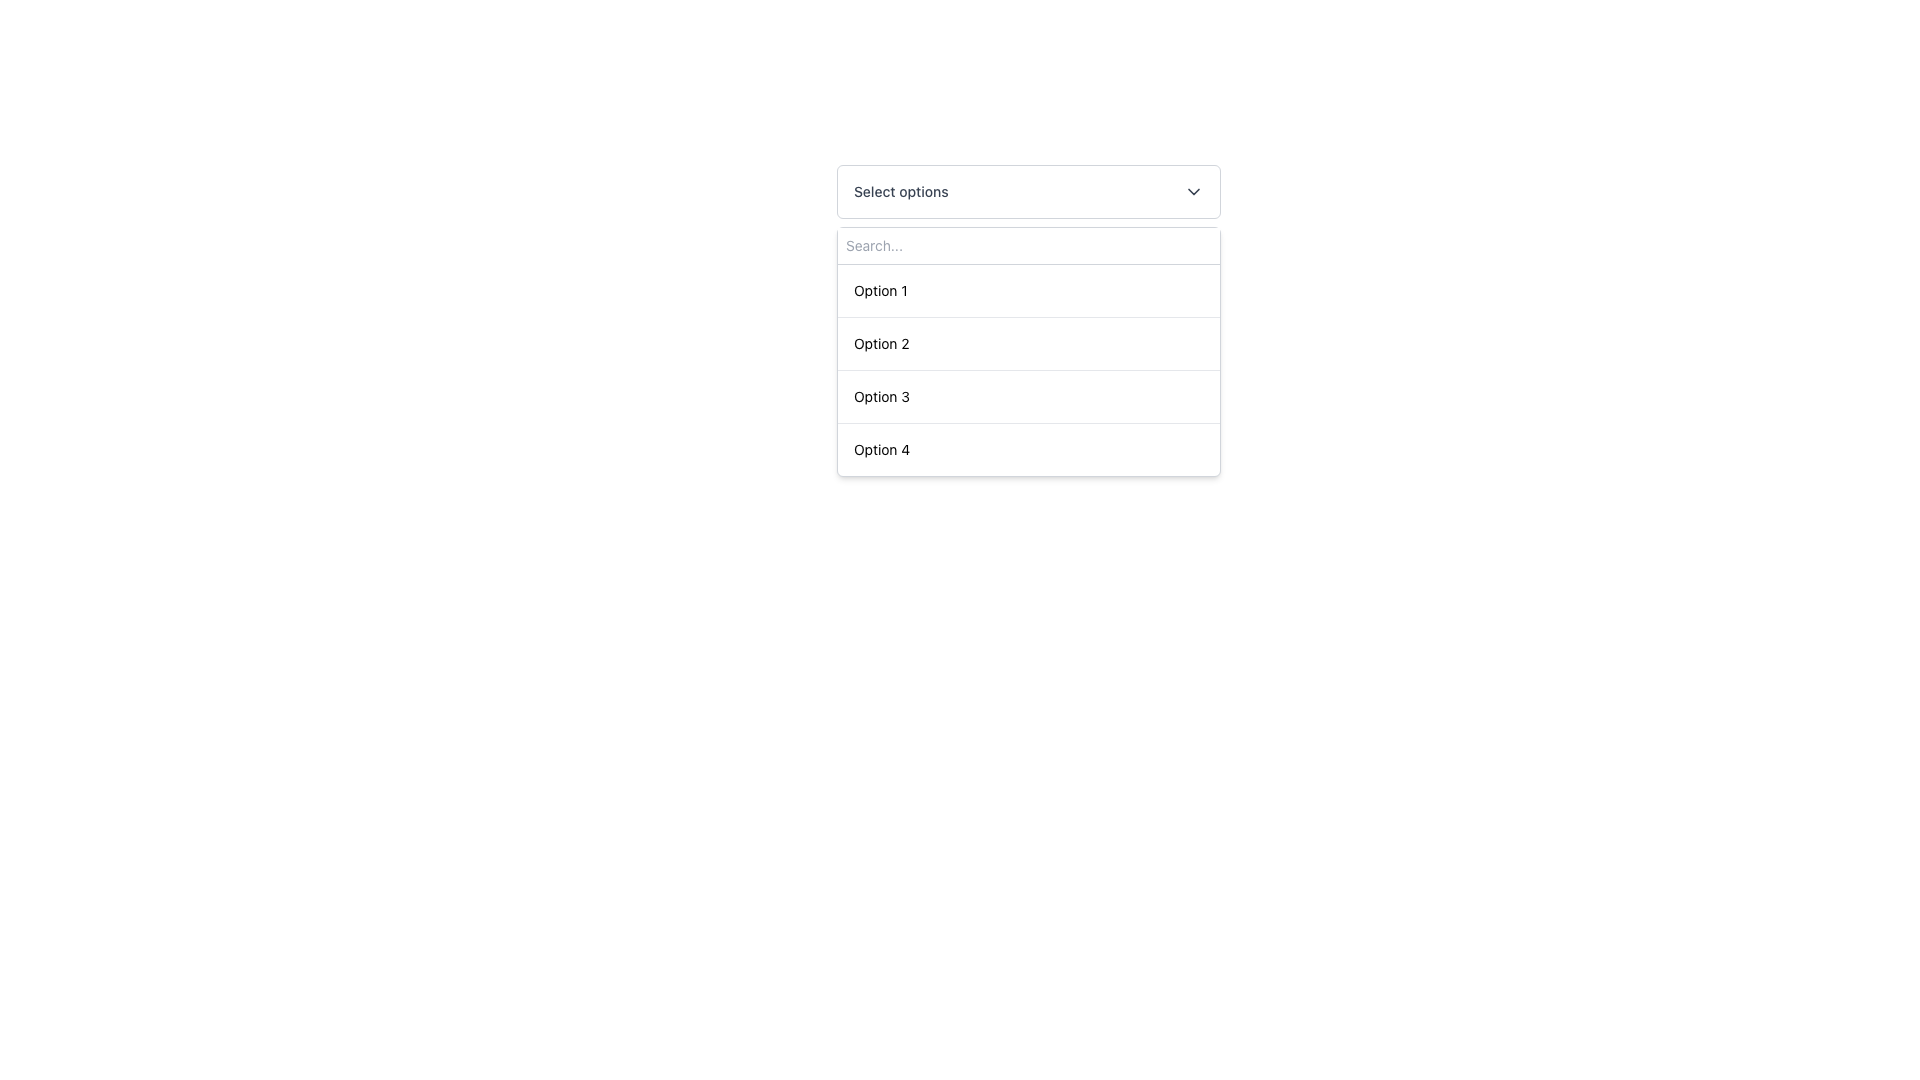  What do you see at coordinates (880, 342) in the screenshot?
I see `the second option 'Option 2' in the dropdown menu` at bounding box center [880, 342].